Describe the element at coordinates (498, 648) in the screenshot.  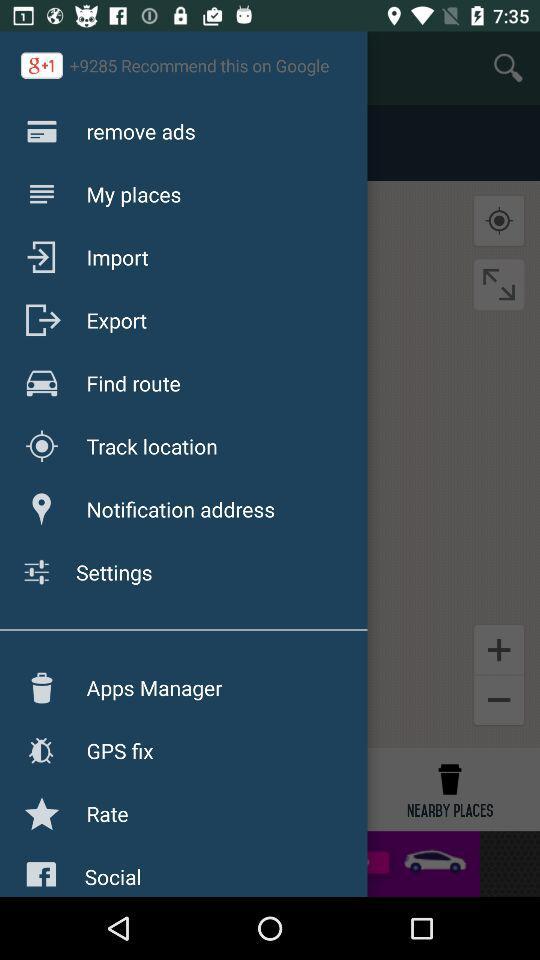
I see `the add icon` at that location.